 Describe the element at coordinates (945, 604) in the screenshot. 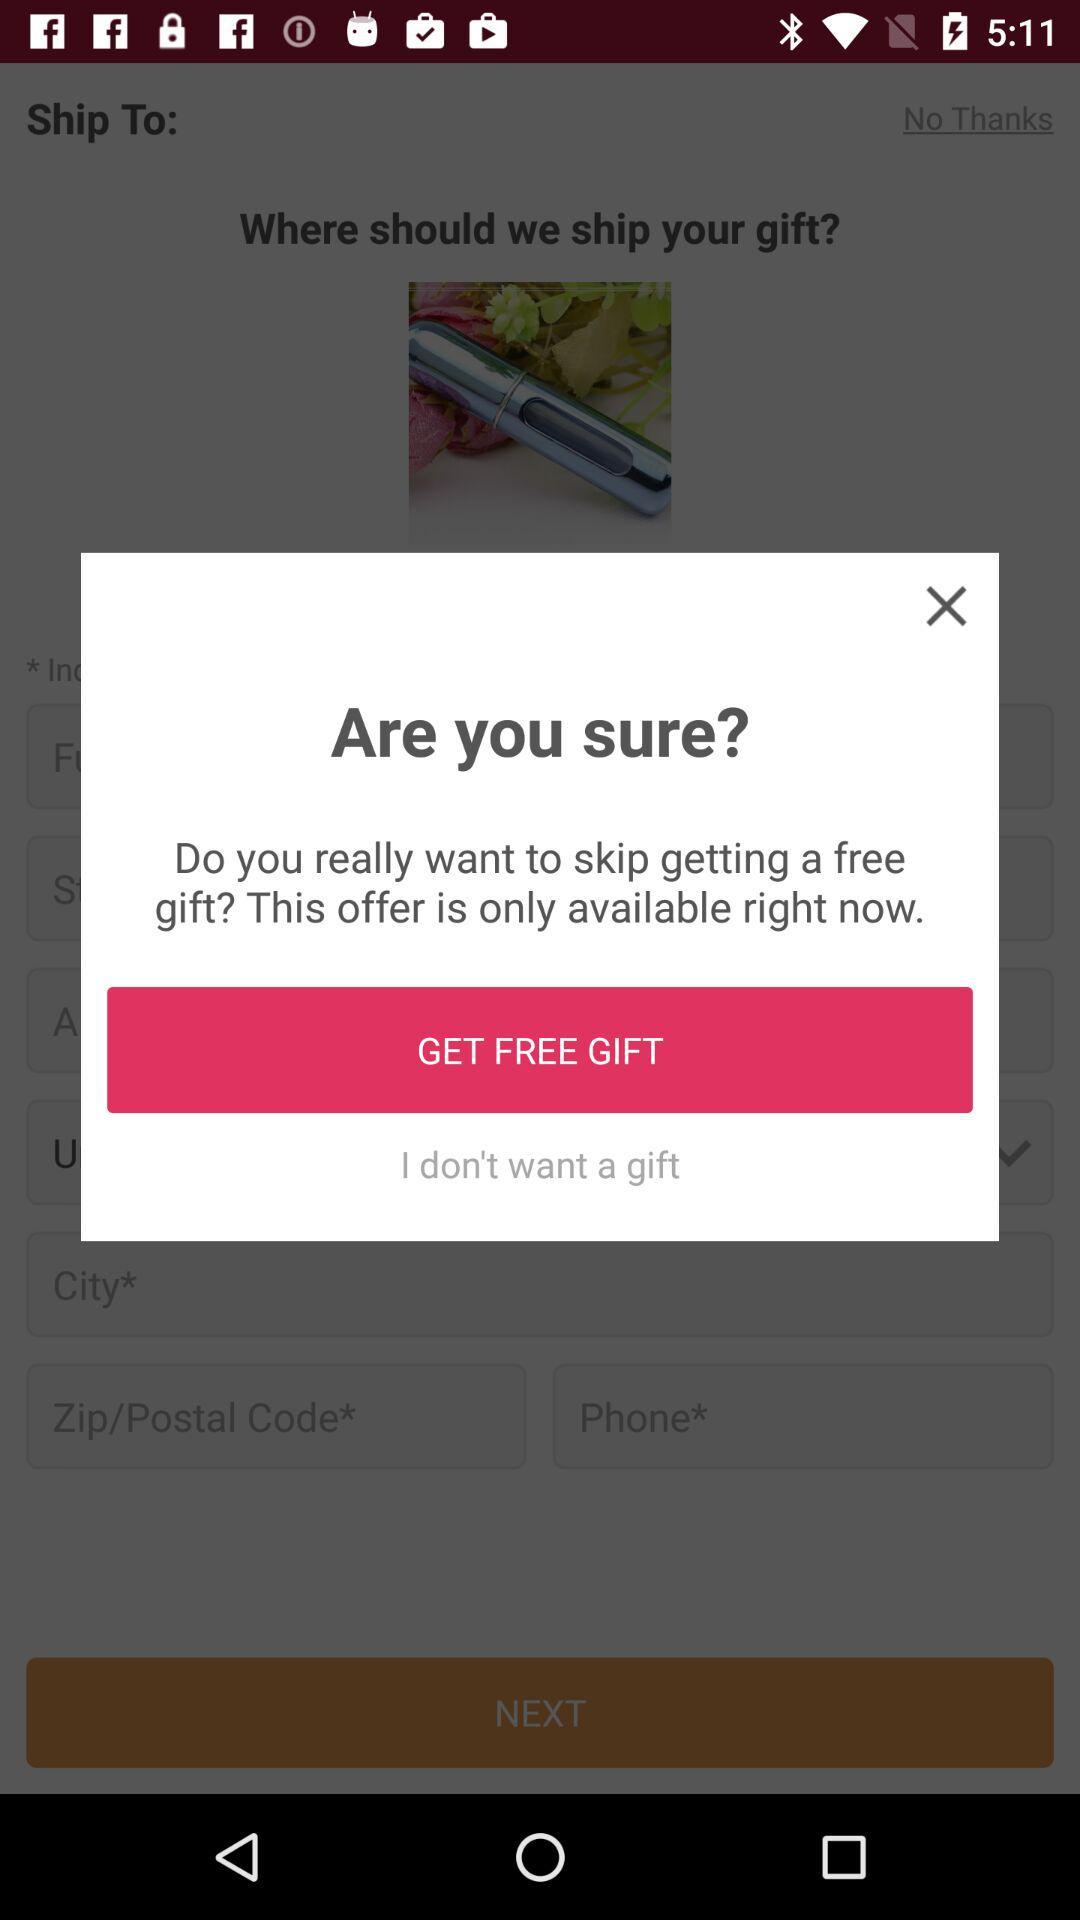

I see `the icon above the are you sure? icon` at that location.